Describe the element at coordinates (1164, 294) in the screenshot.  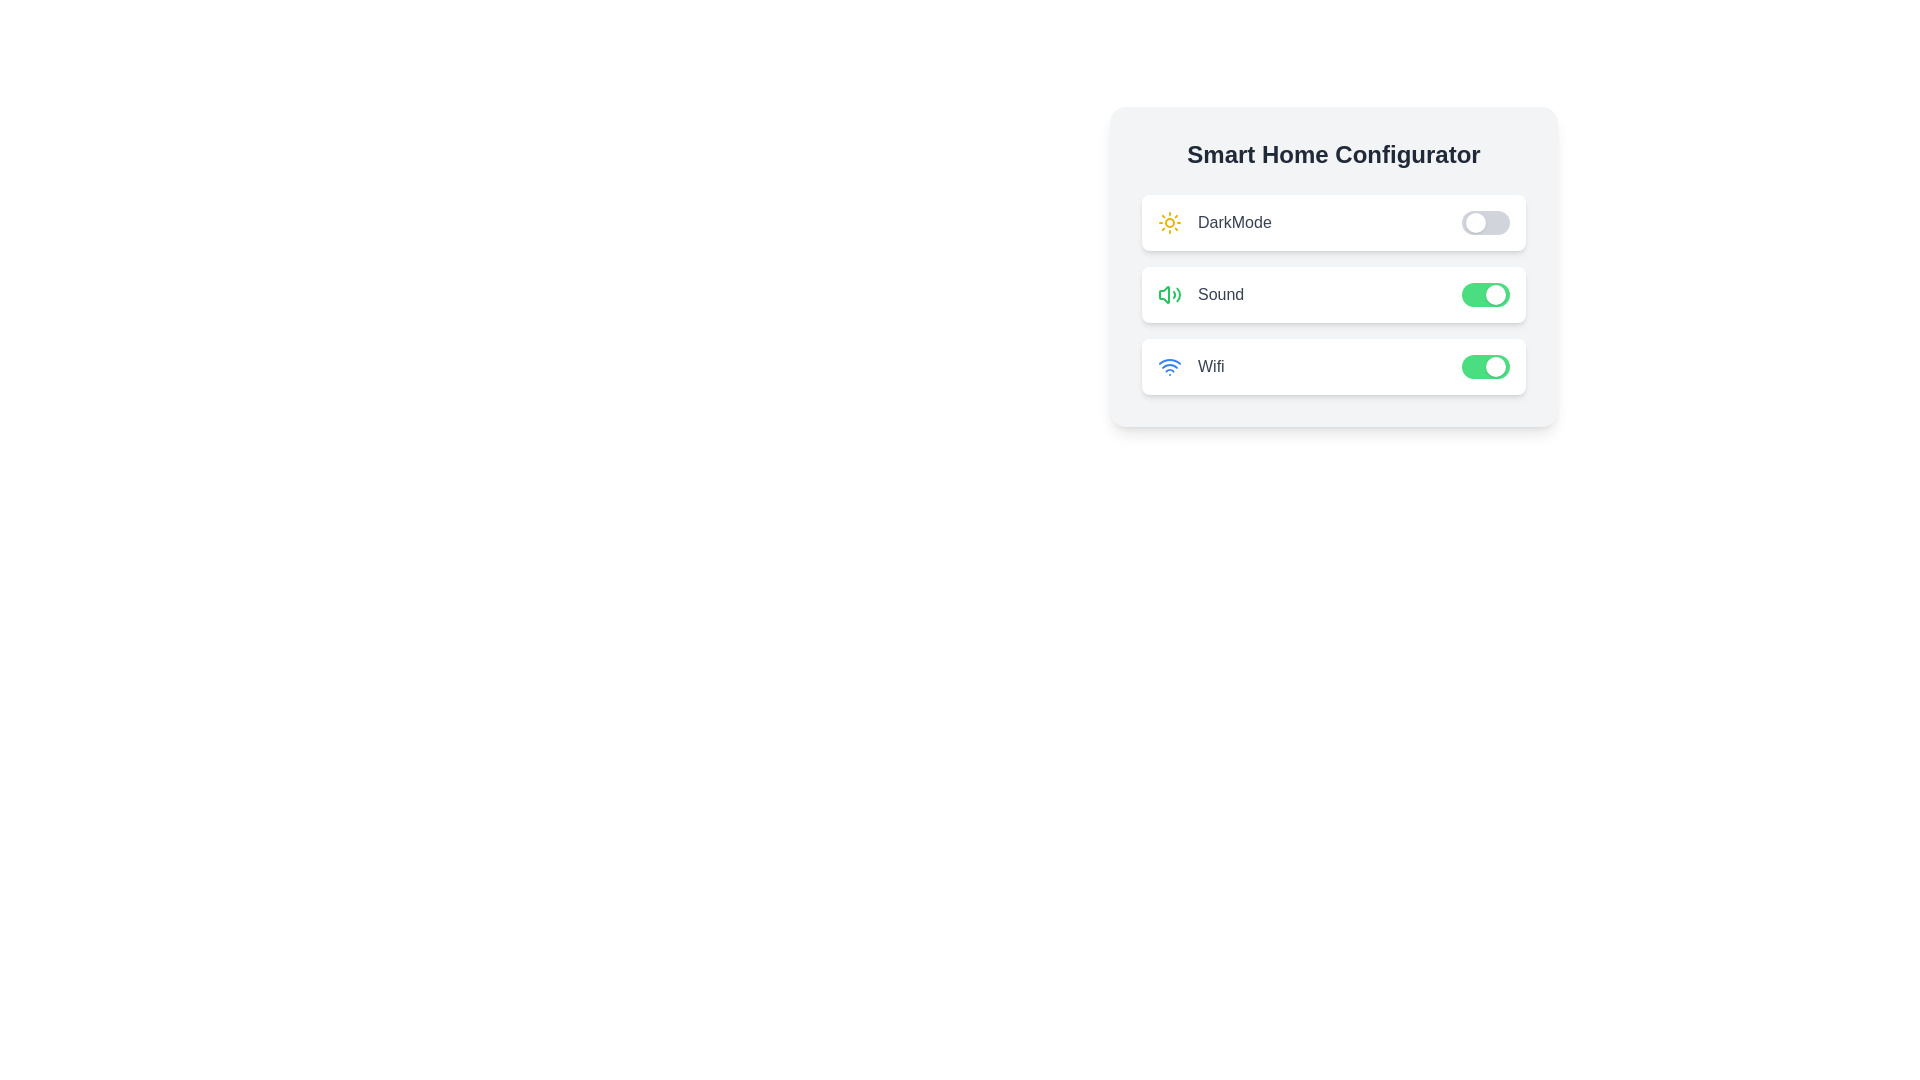
I see `the small green triangular shape located at the base of the larger speaker icon` at that location.